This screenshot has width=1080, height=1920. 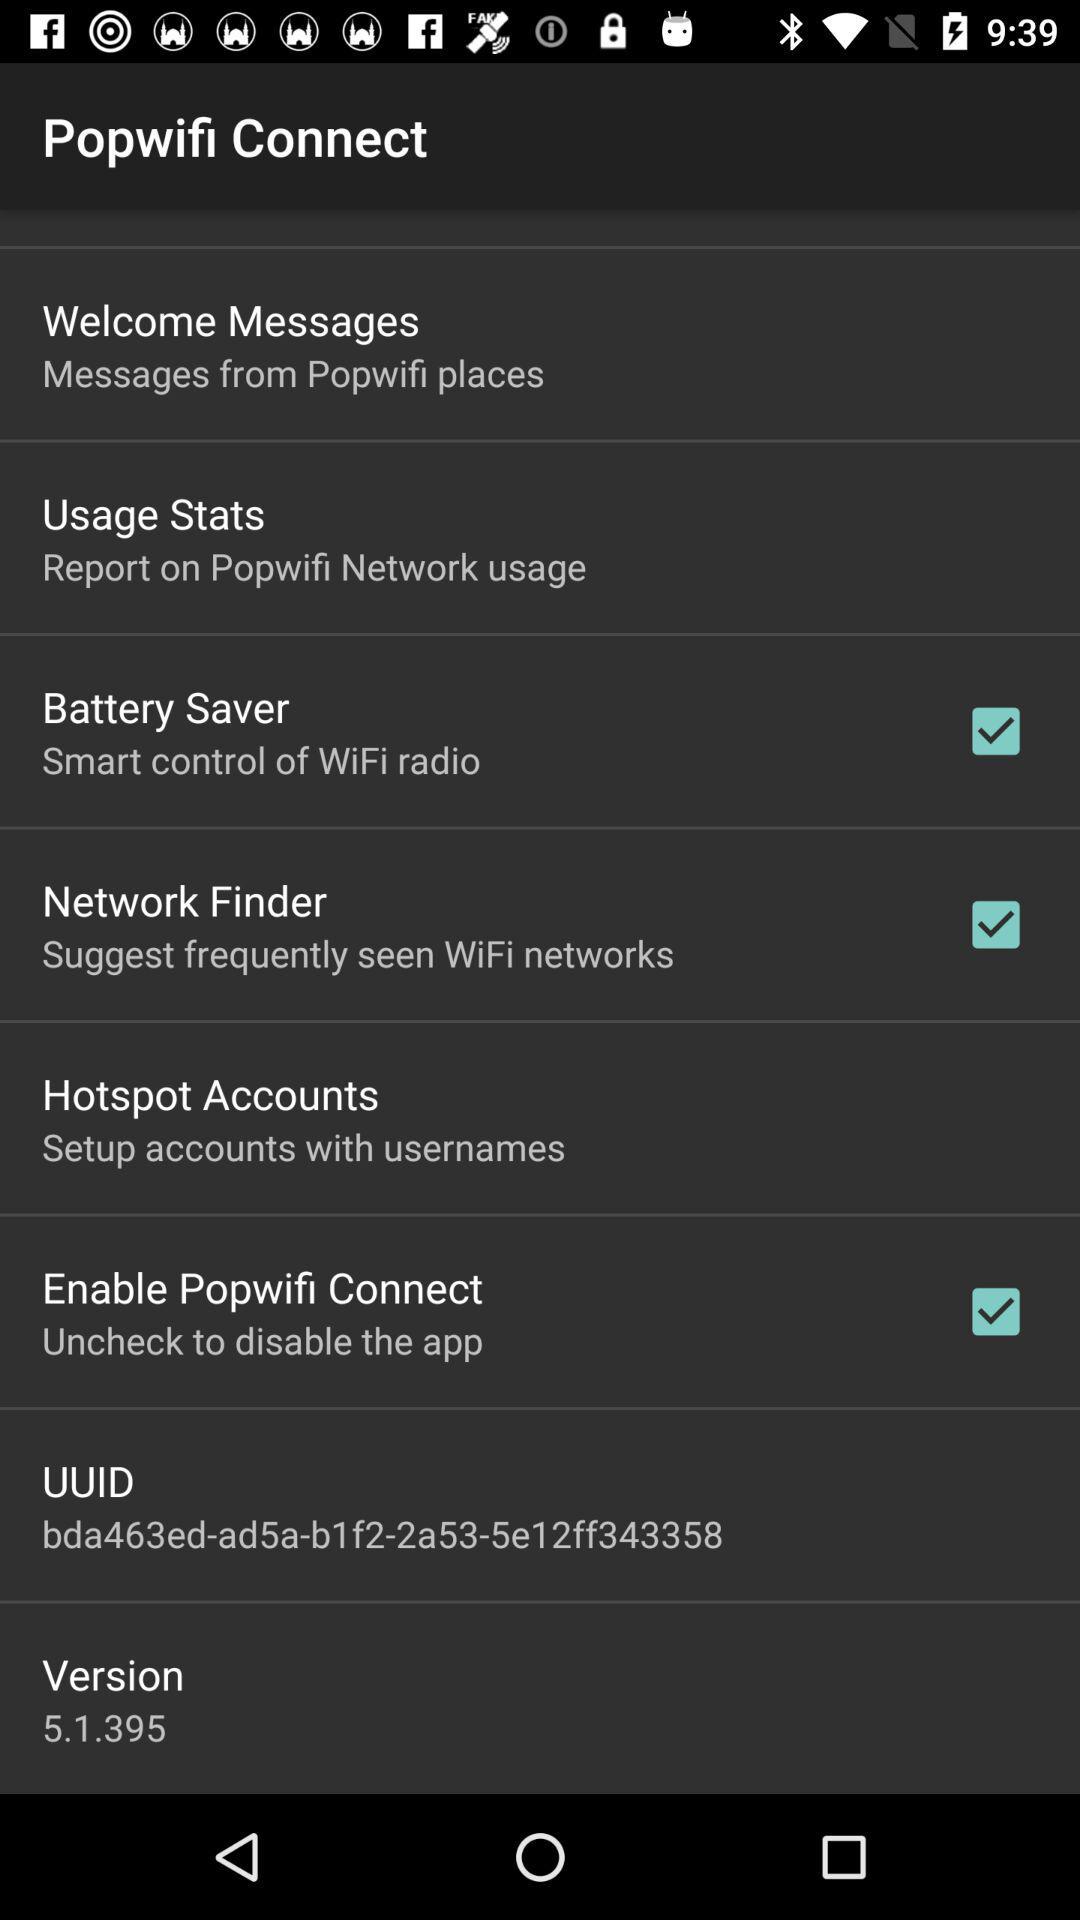 I want to click on the smart control of app, so click(x=260, y=758).